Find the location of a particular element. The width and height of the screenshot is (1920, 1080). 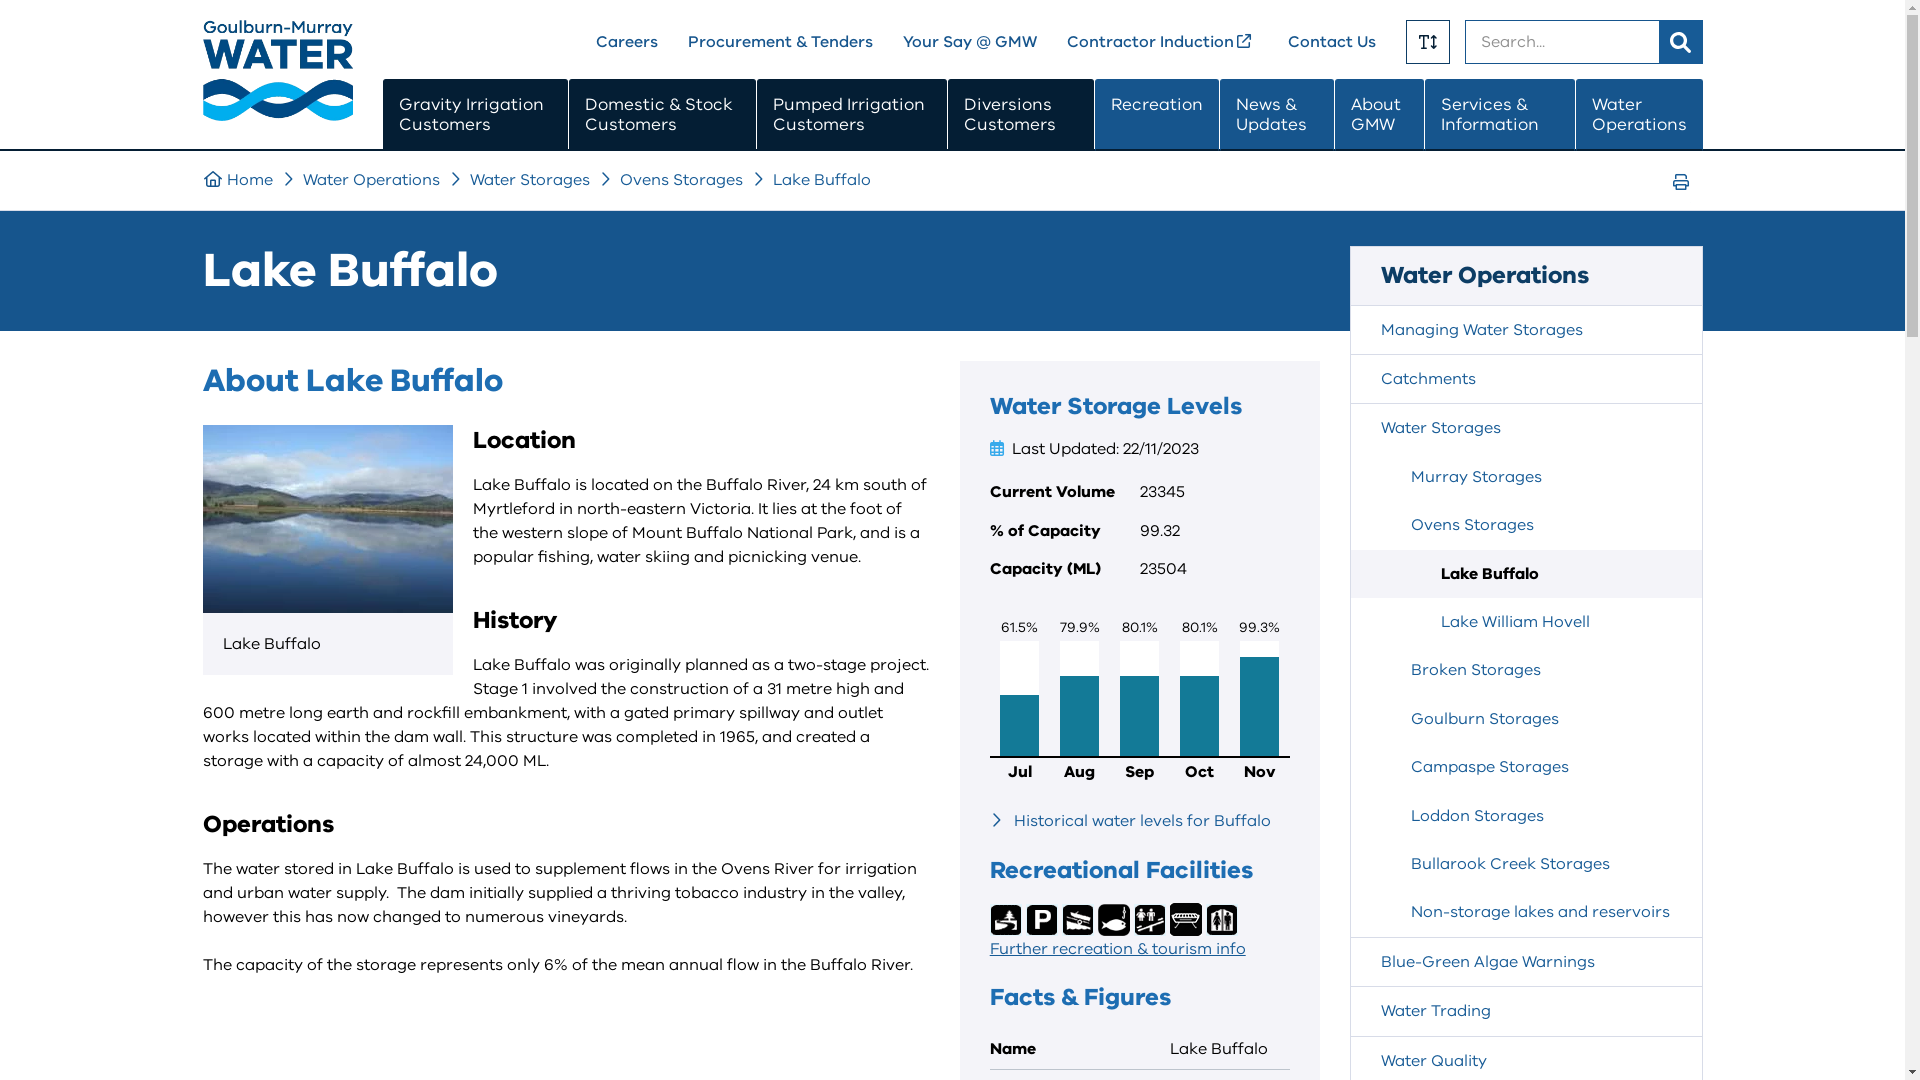

'Catchments' is located at coordinates (1525, 378).